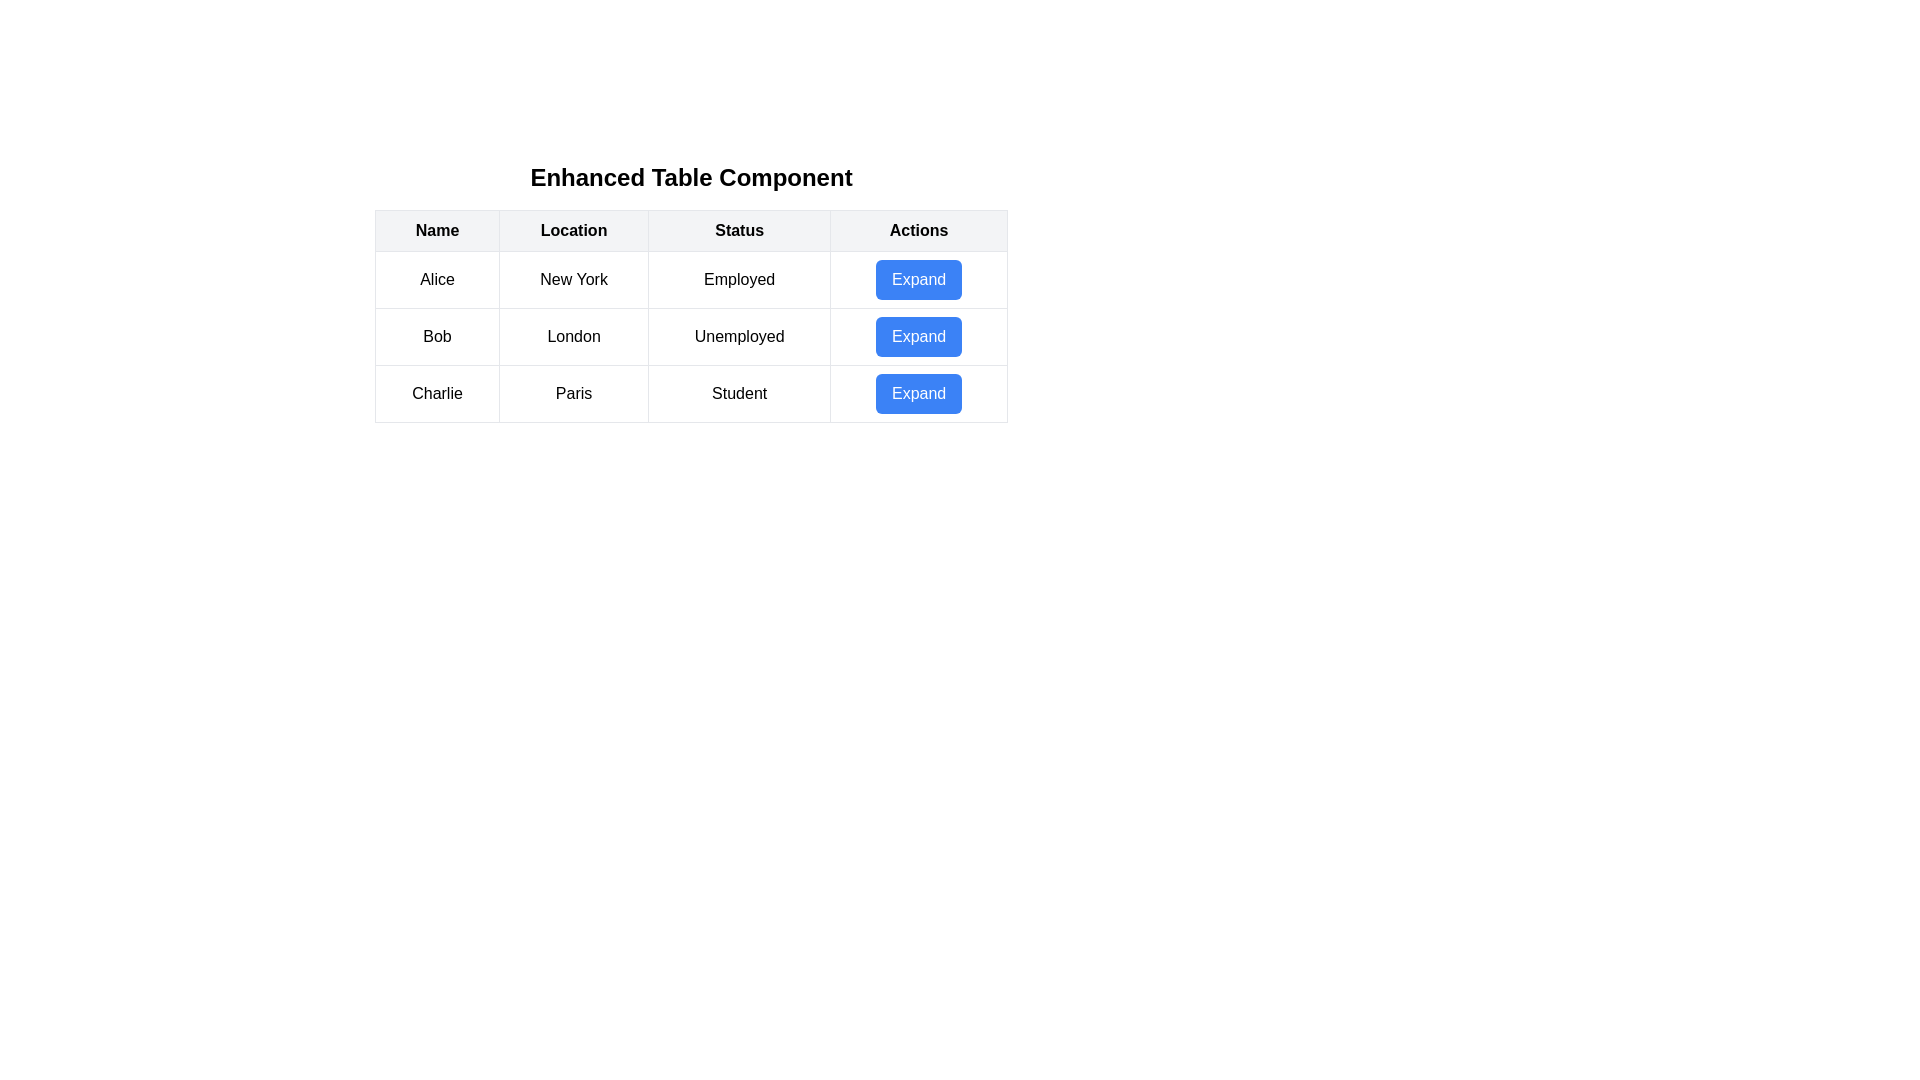 The image size is (1920, 1080). Describe the element at coordinates (918, 335) in the screenshot. I see `the button located in the third column of the second row under the 'Actions' header to observe a style change` at that location.